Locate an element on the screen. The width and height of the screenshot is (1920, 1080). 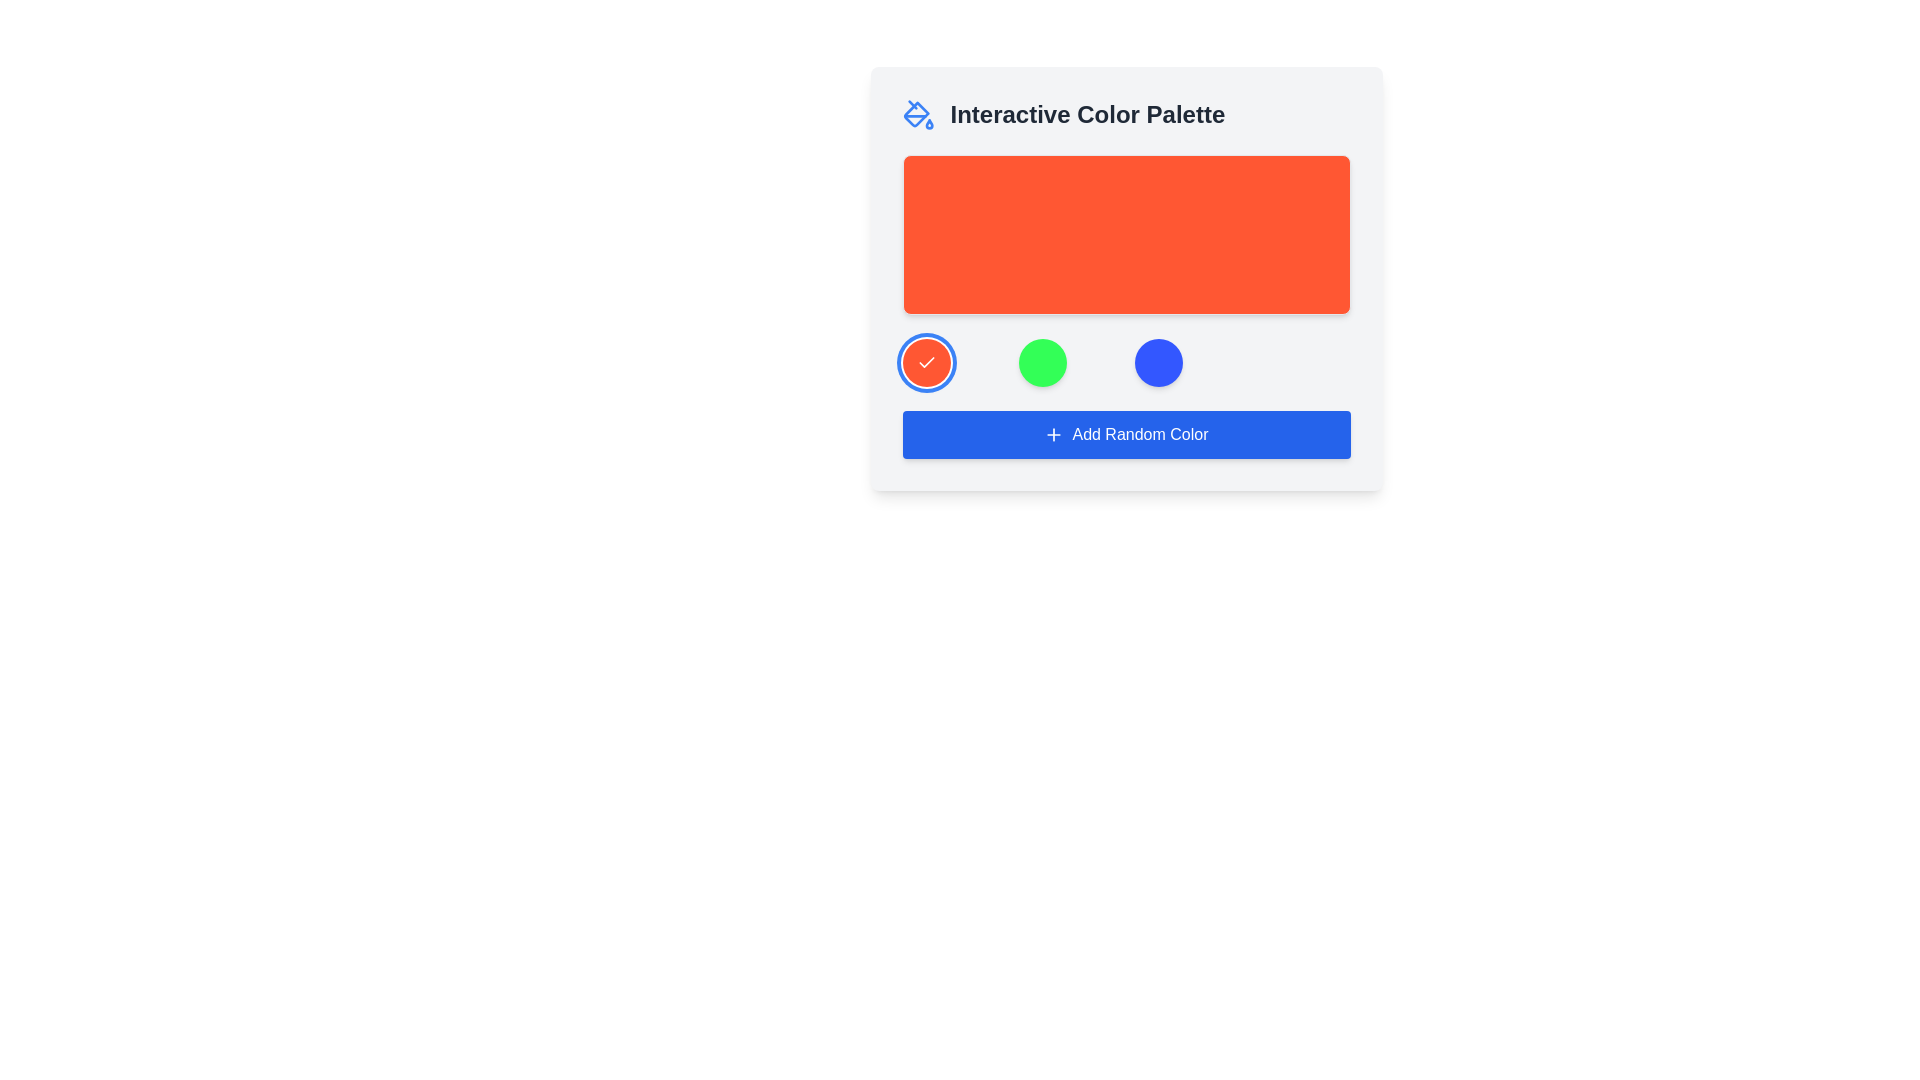
the first circular button located below a large rectangular orange area and above the blue button labeled 'Add Random Color' is located at coordinates (925, 362).